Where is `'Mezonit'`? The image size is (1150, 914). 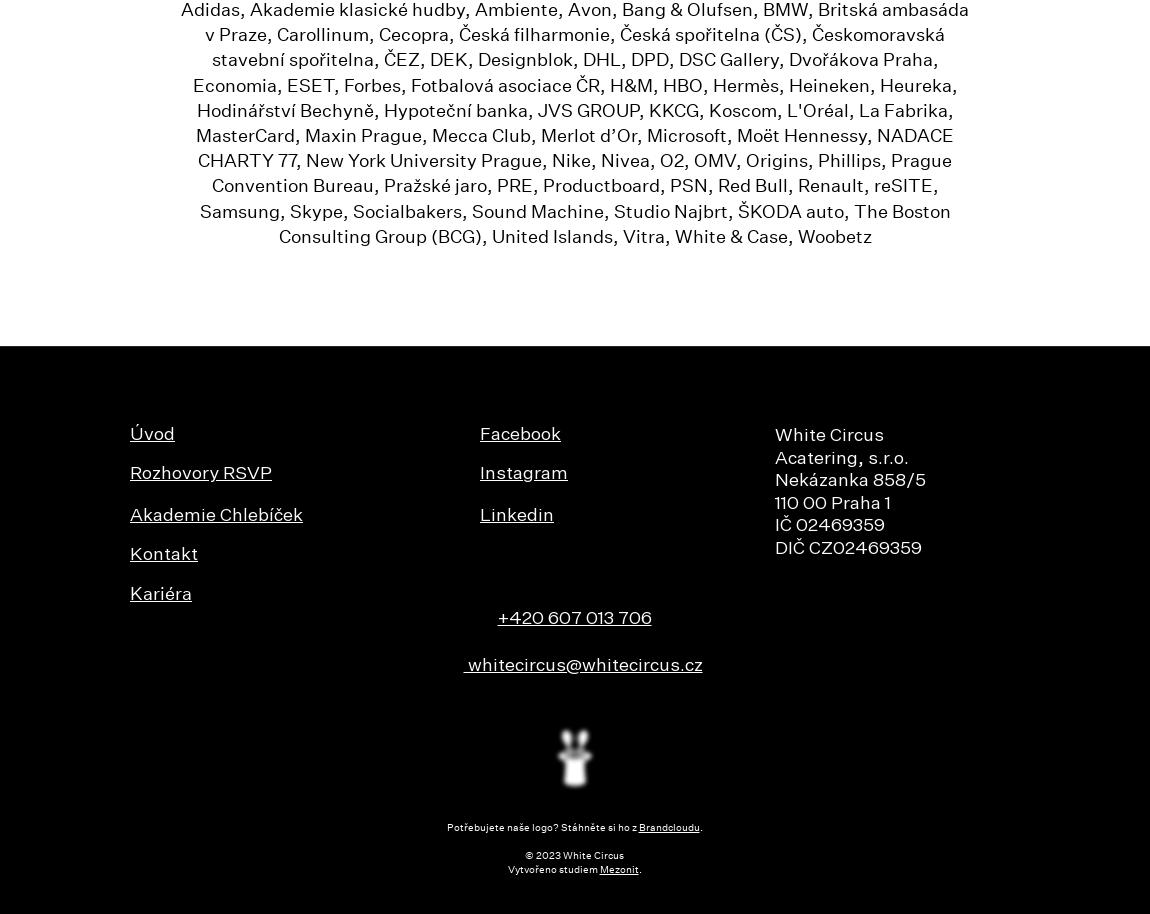
'Mezonit' is located at coordinates (617, 869).